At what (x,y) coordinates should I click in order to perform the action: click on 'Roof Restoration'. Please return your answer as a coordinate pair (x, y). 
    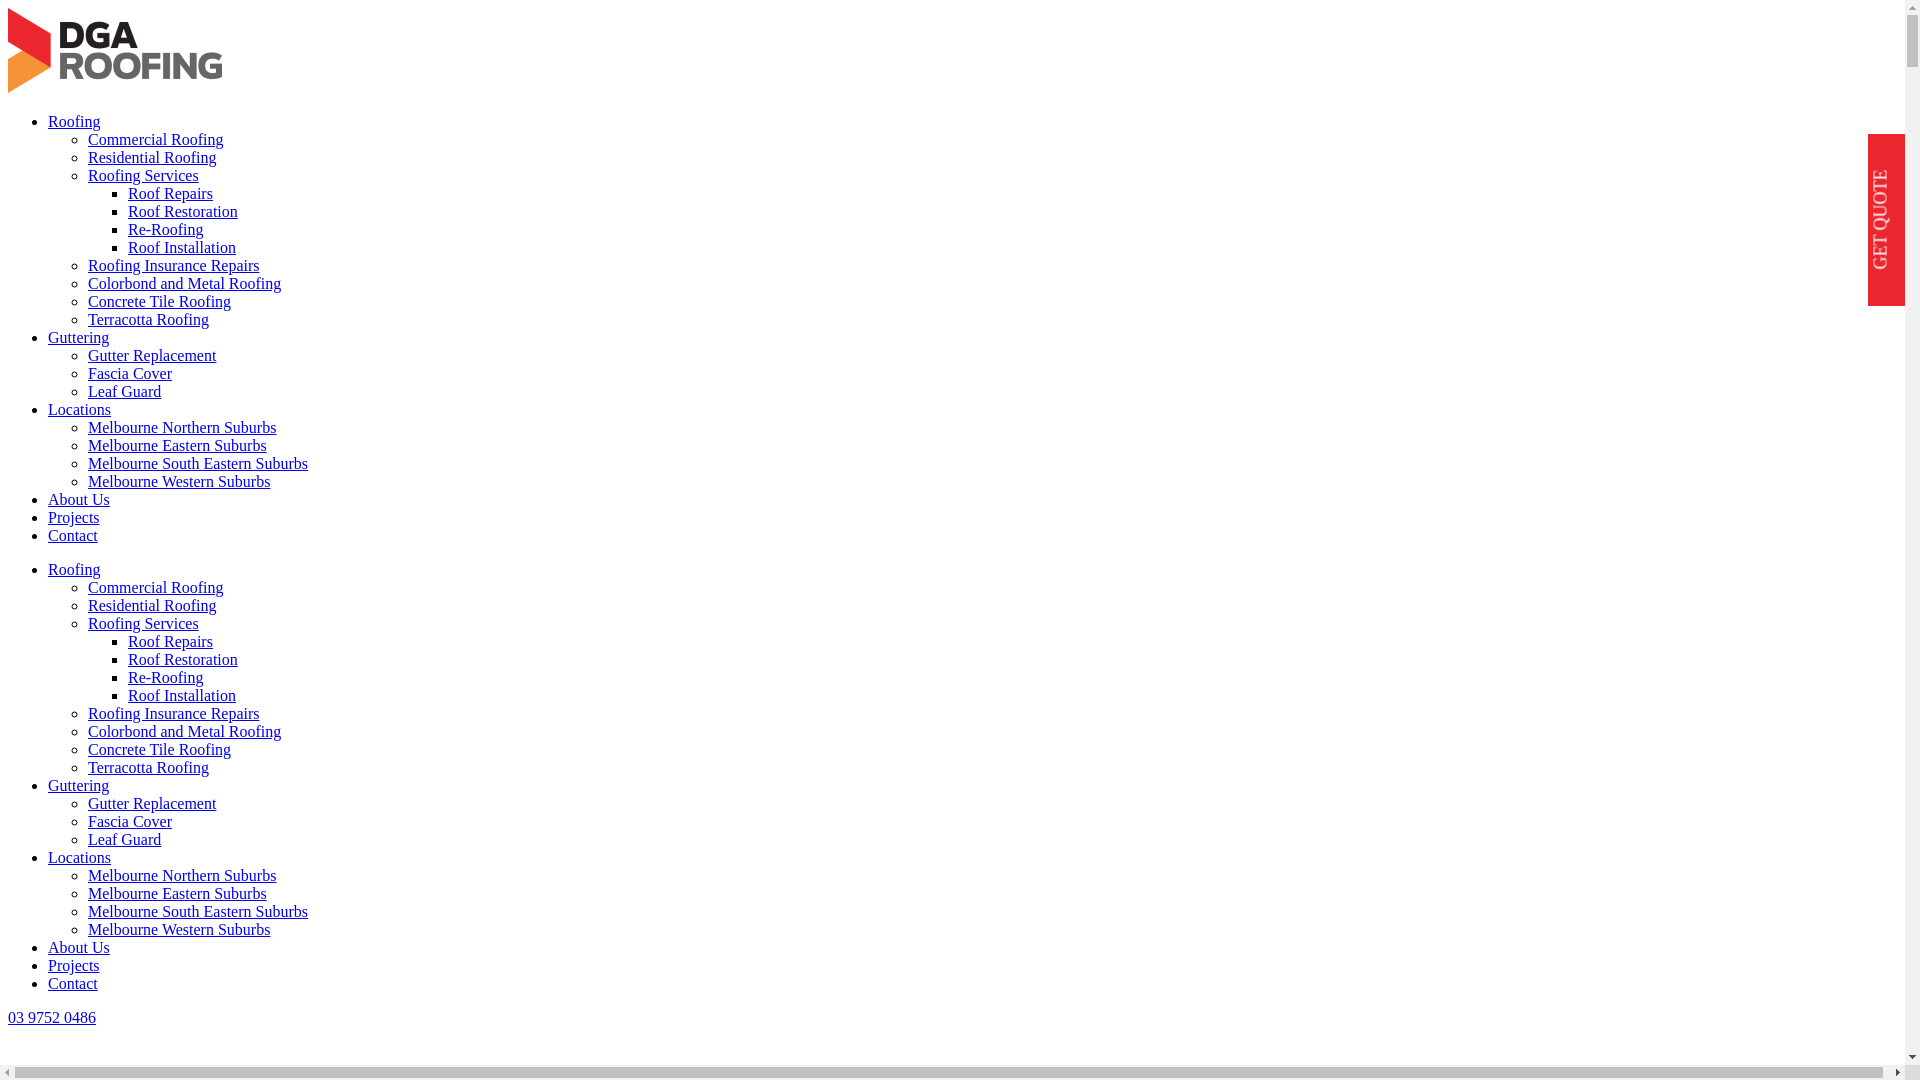
    Looking at the image, I should click on (182, 211).